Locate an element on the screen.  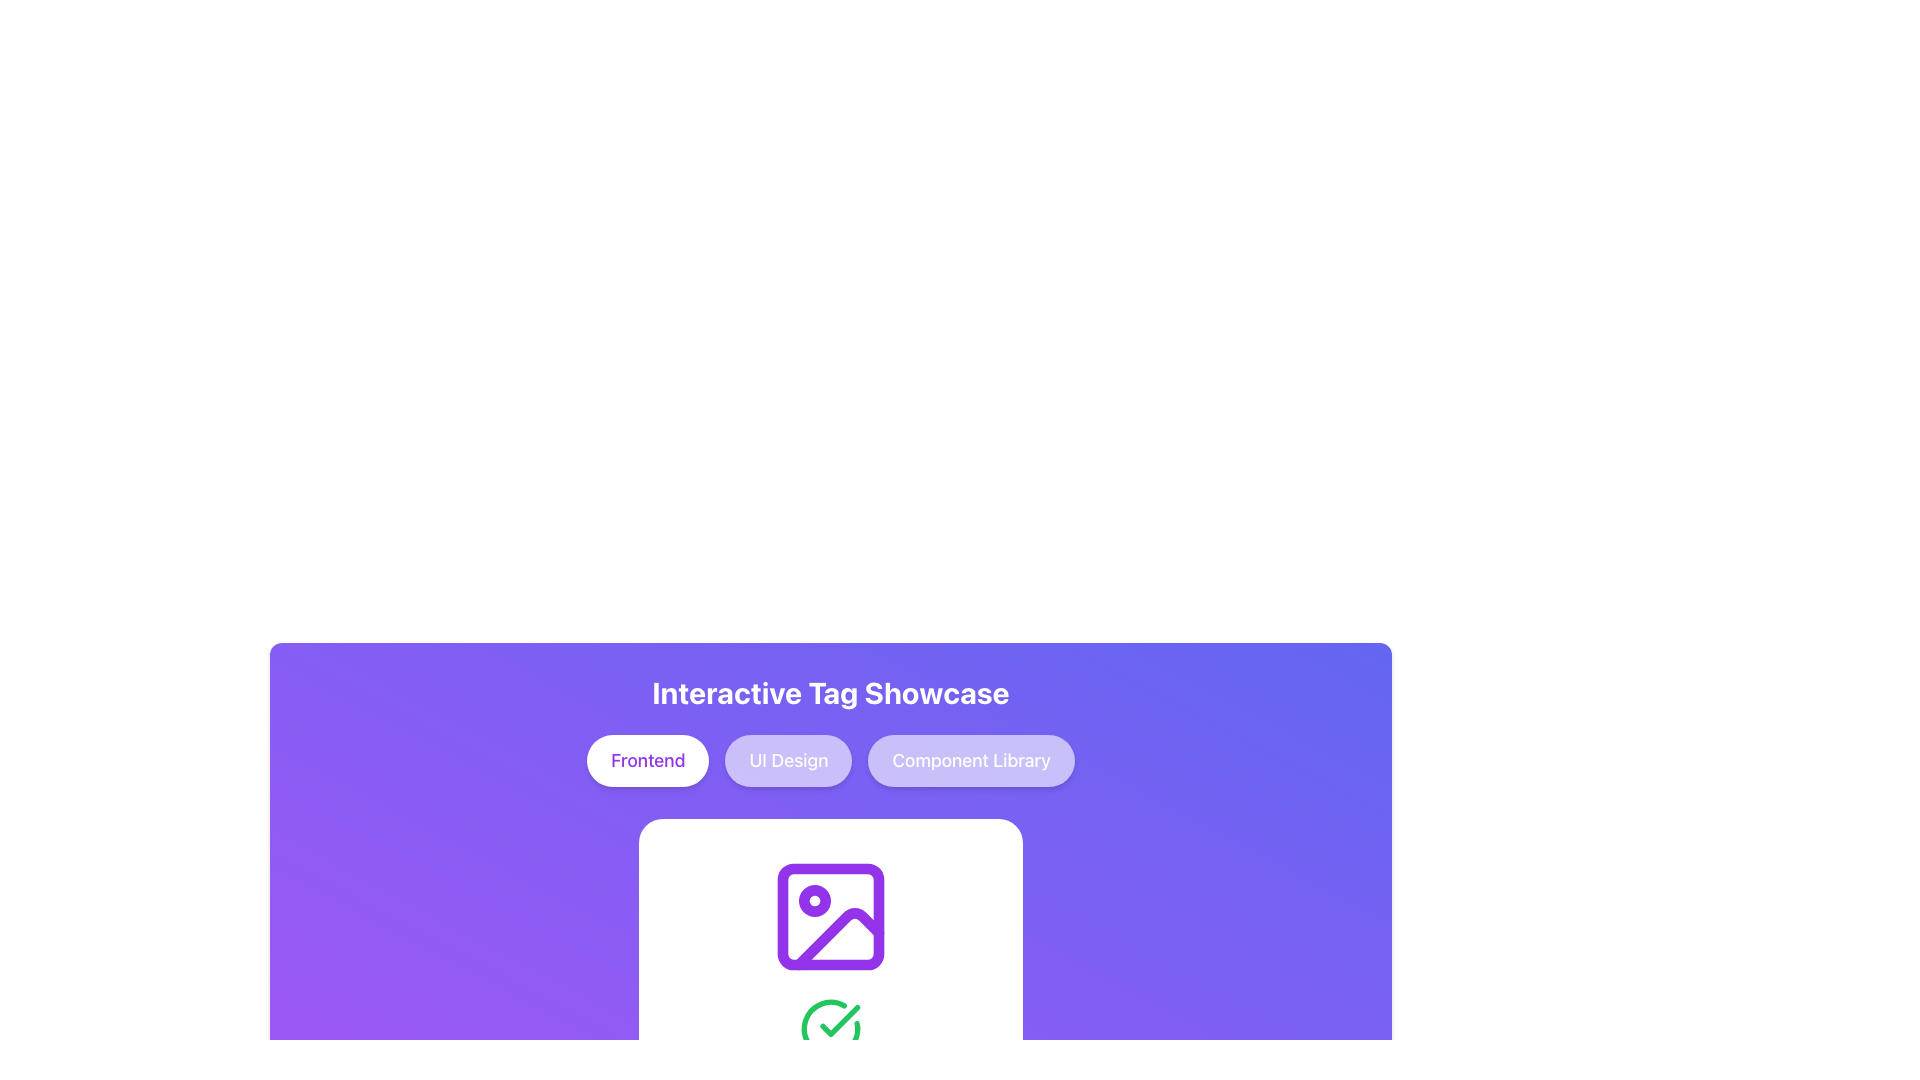
the 'UI Design' button, which is a rounded rectangle with a semi-transparent white overlay and white text, located between the 'Frontend' and 'Component Library' buttons is located at coordinates (787, 760).